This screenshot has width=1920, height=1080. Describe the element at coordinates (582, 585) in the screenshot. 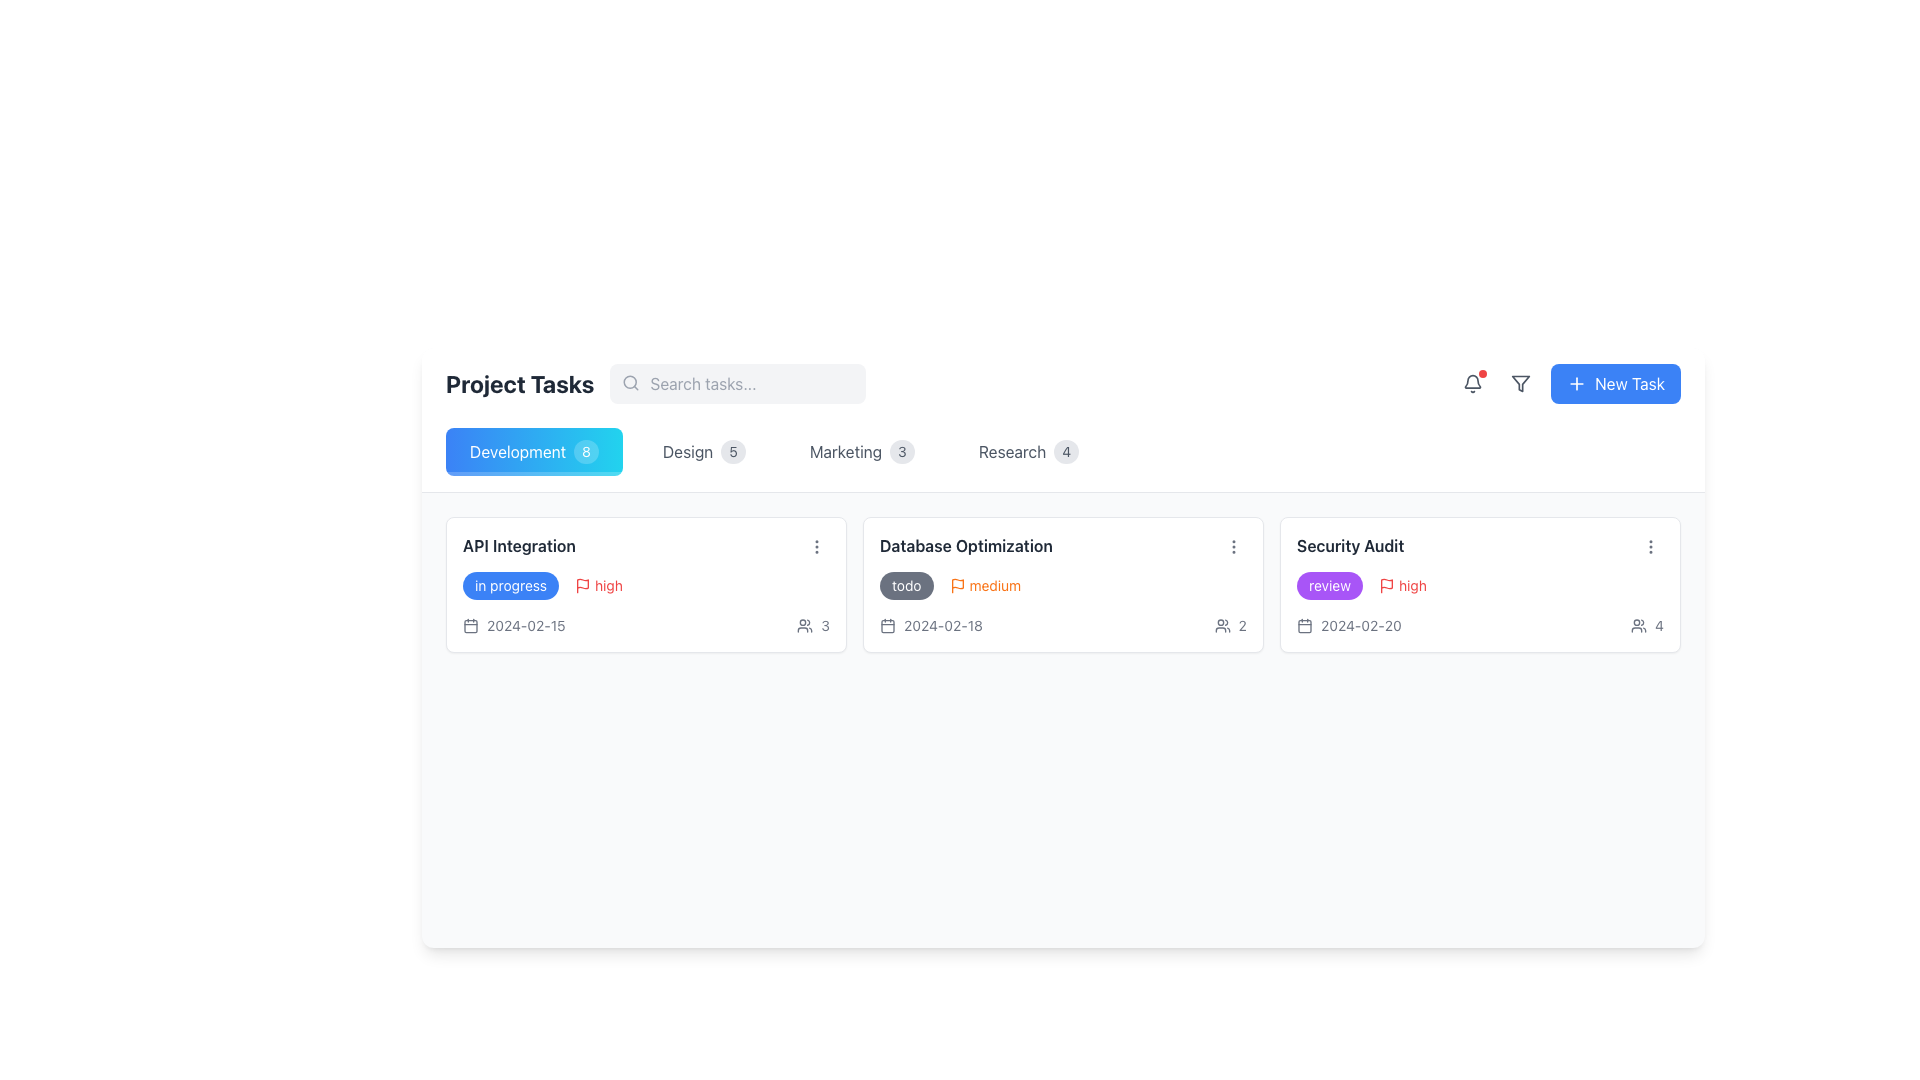

I see `the red outlined flag icon next to the 'high' label within the task card for 'API Integration'` at that location.